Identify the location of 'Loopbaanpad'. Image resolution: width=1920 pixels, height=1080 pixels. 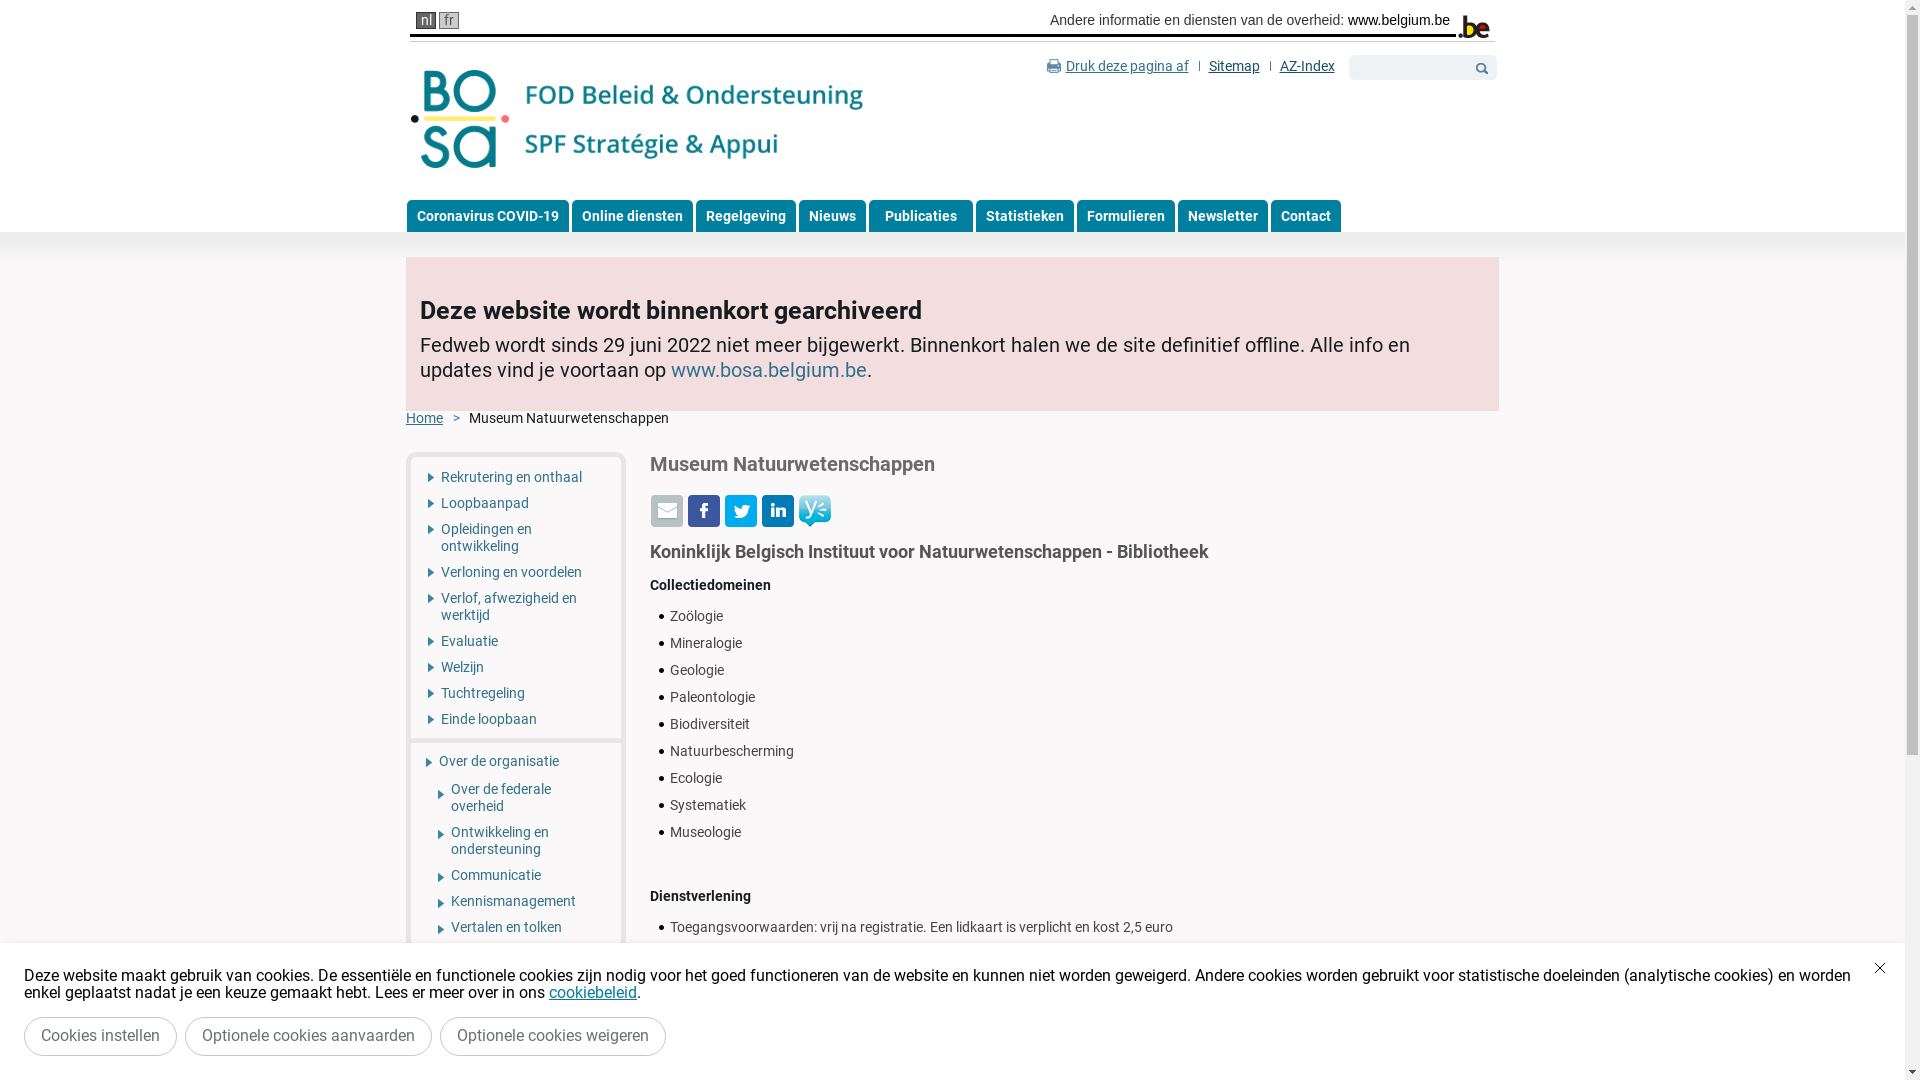
(515, 501).